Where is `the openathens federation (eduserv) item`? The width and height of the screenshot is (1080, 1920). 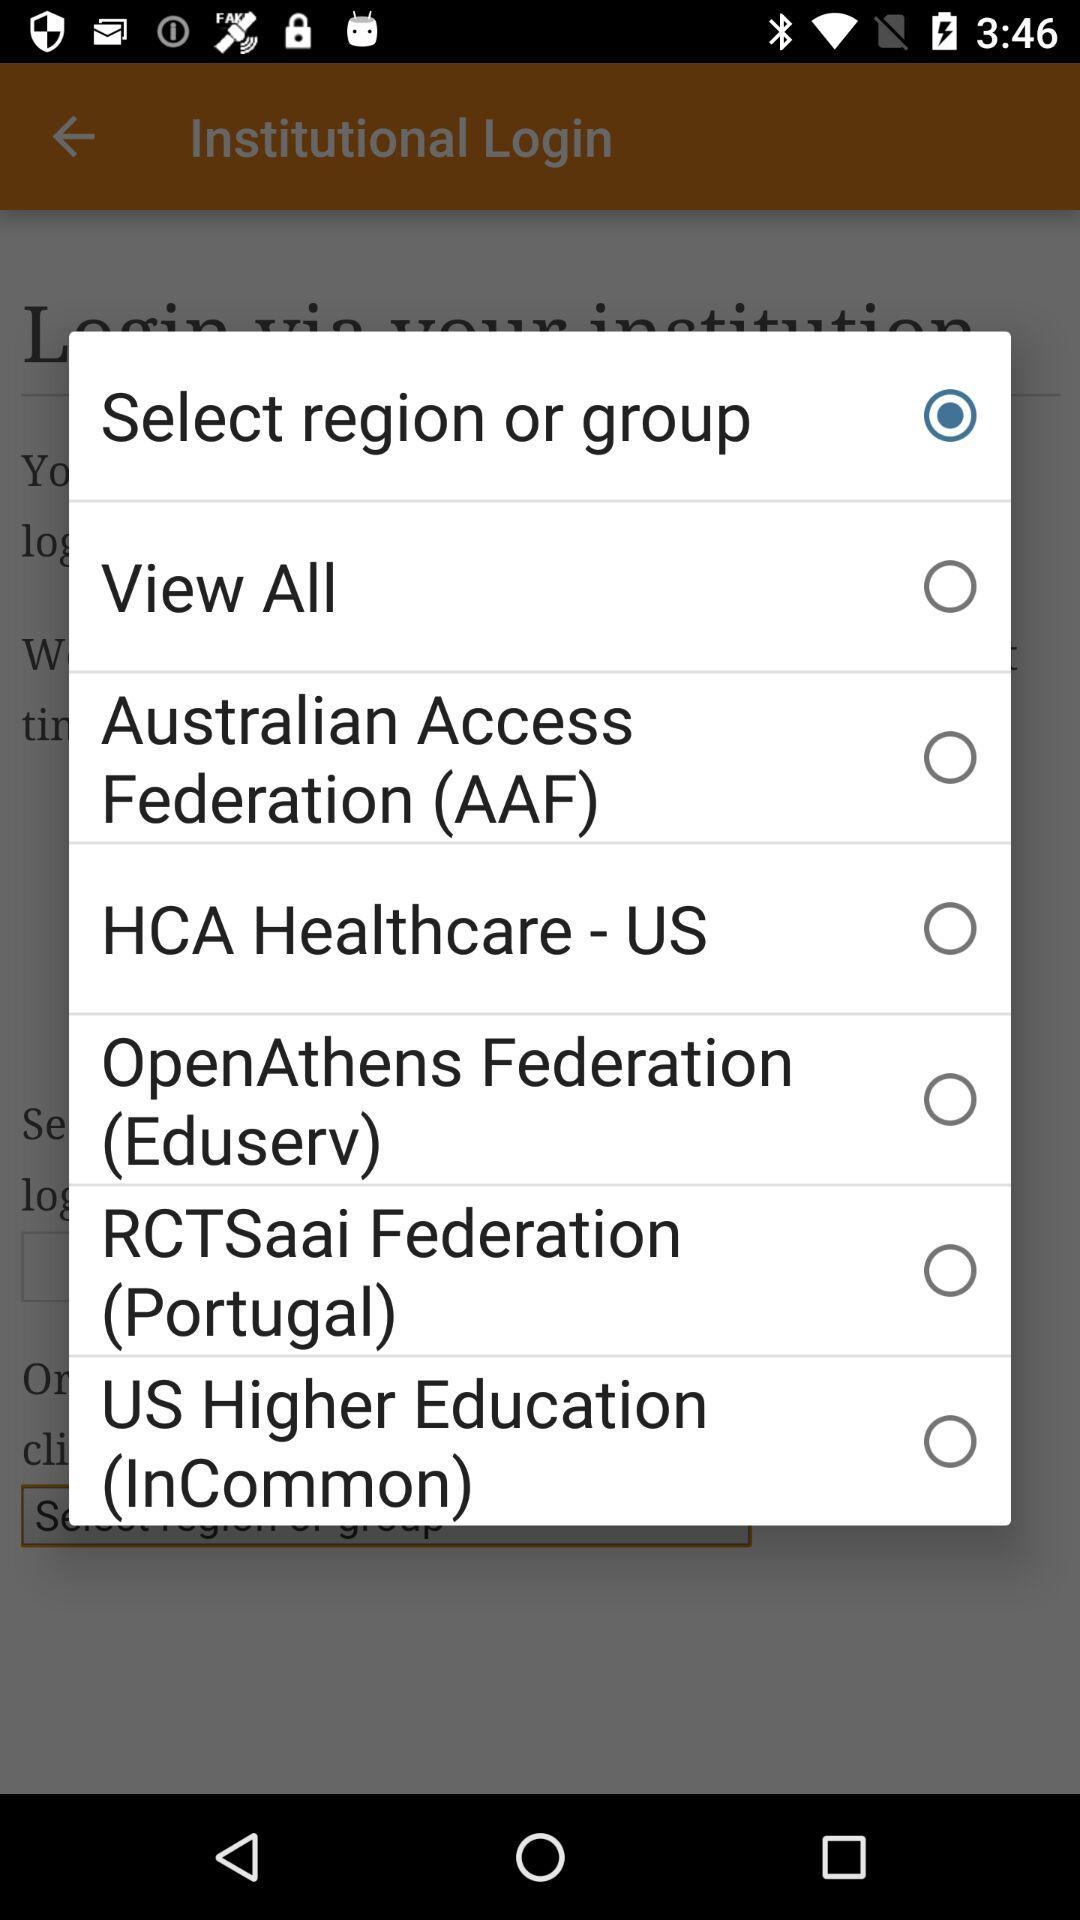
the openathens federation (eduserv) item is located at coordinates (540, 1098).